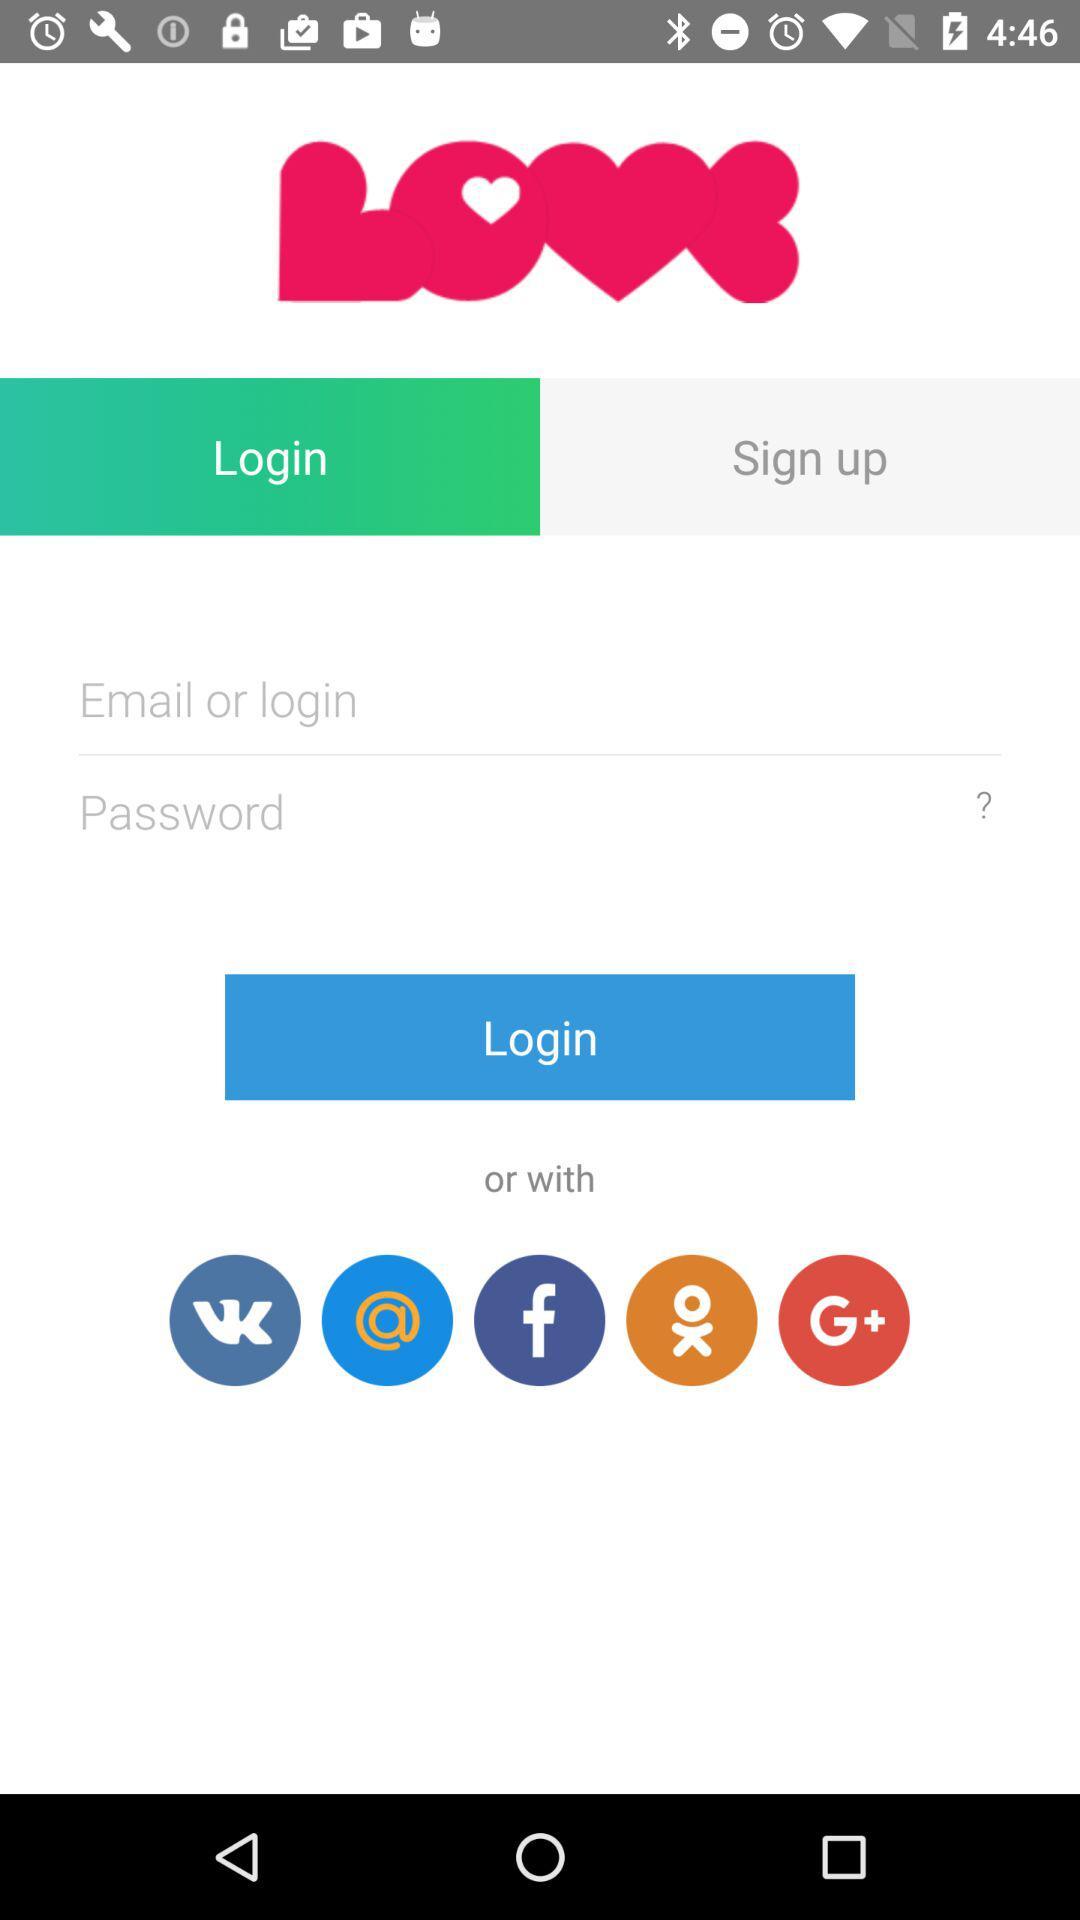 This screenshot has height=1920, width=1080. I want to click on share on google plus, so click(844, 1320).